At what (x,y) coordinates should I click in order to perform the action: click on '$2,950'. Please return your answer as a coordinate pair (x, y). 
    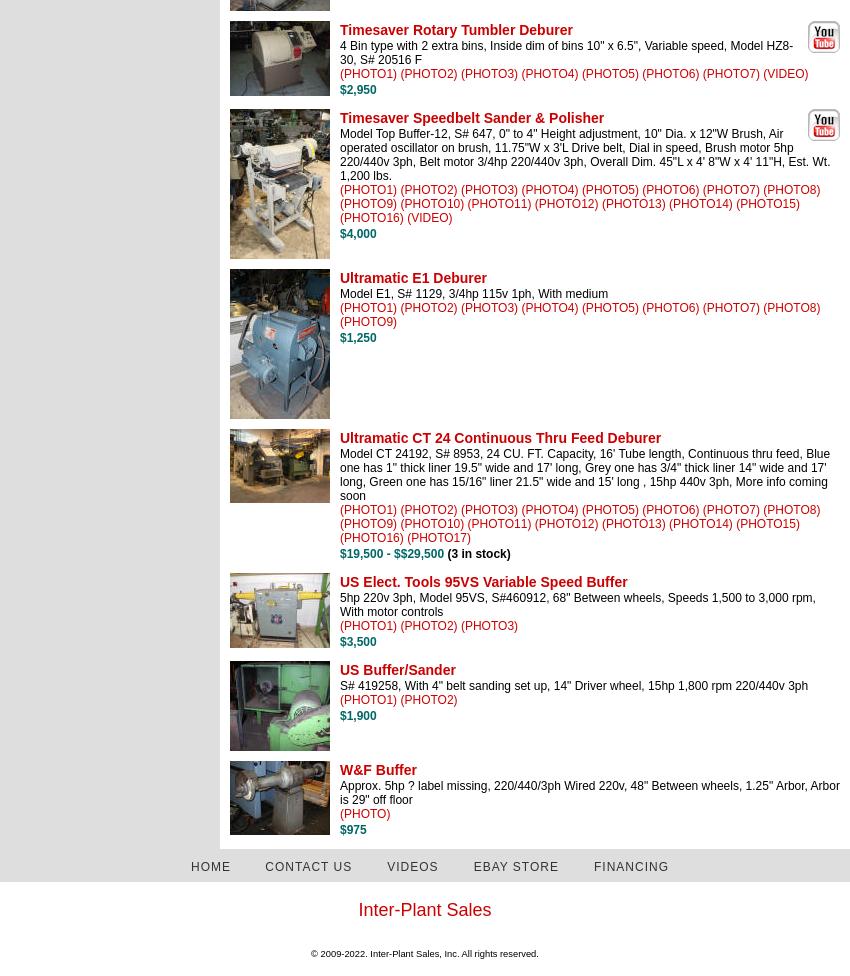
    Looking at the image, I should click on (357, 89).